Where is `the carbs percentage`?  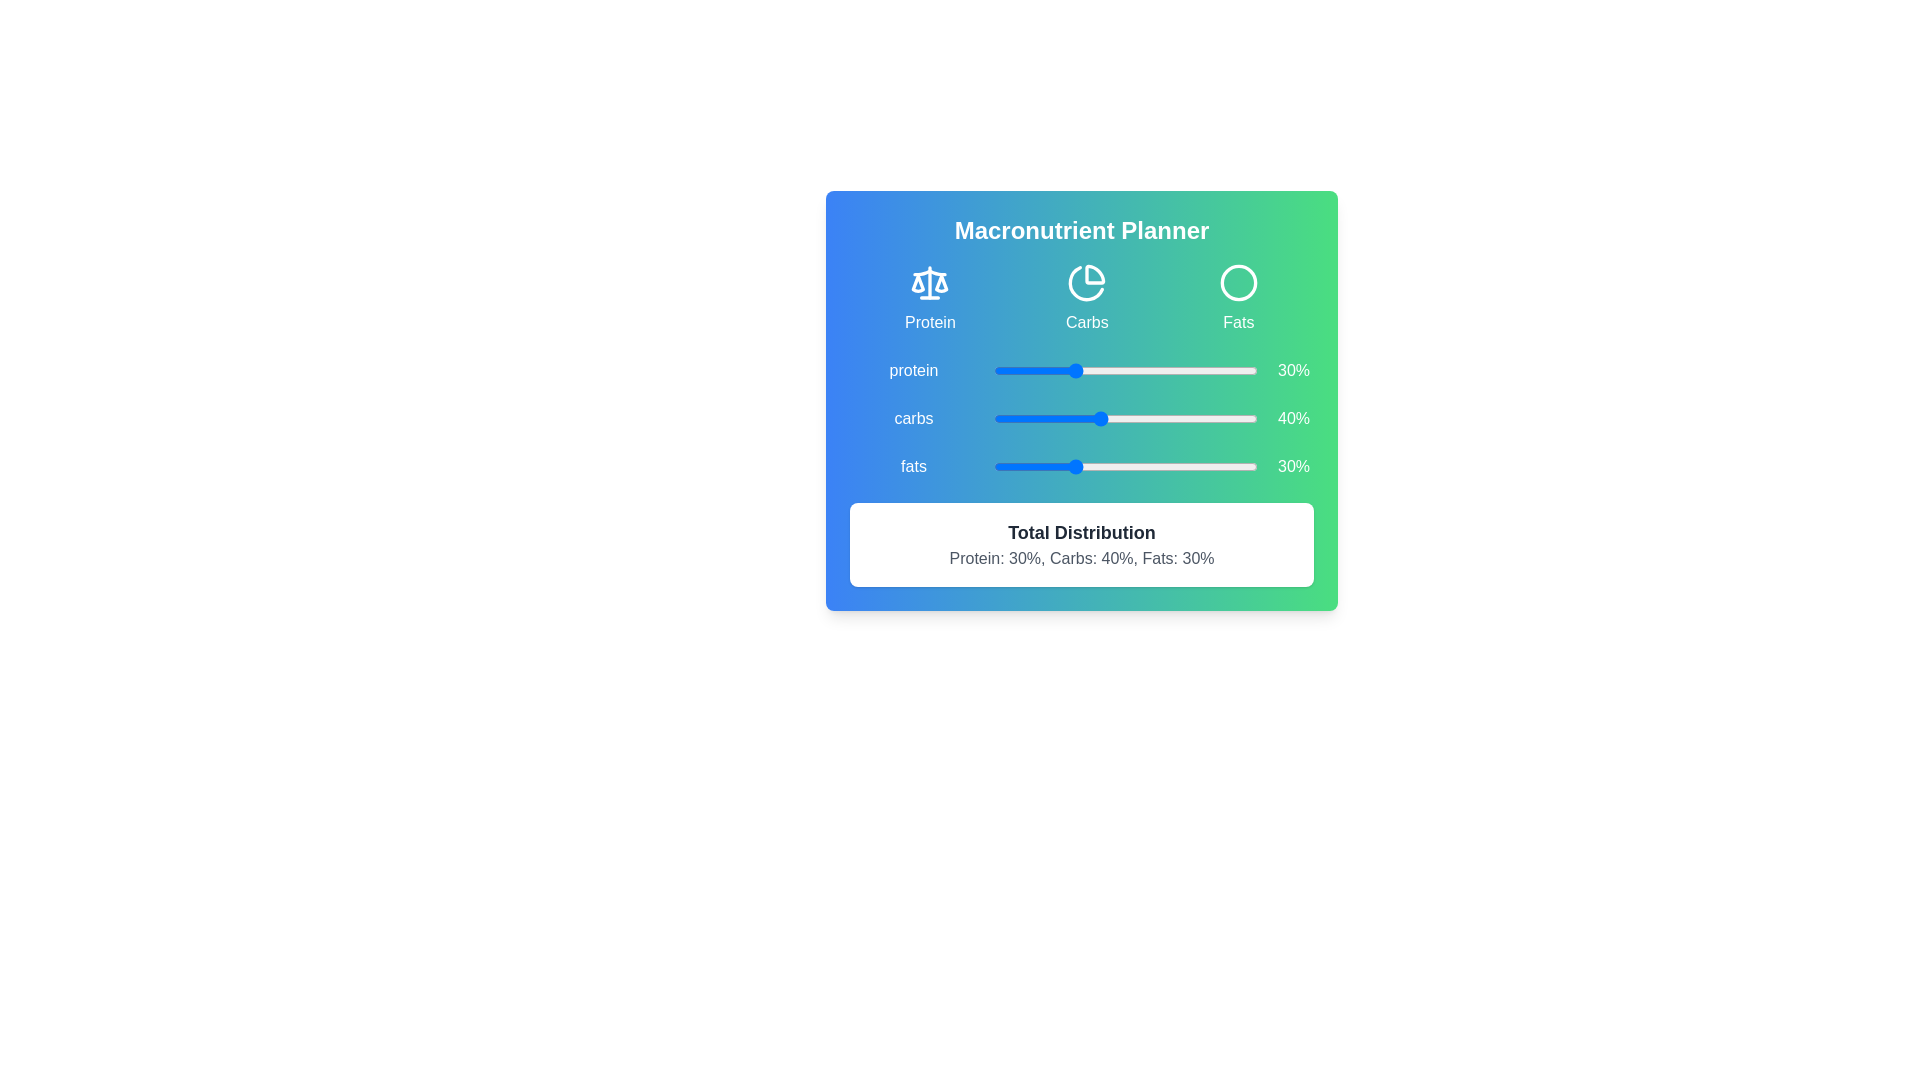 the carbs percentage is located at coordinates (1111, 418).